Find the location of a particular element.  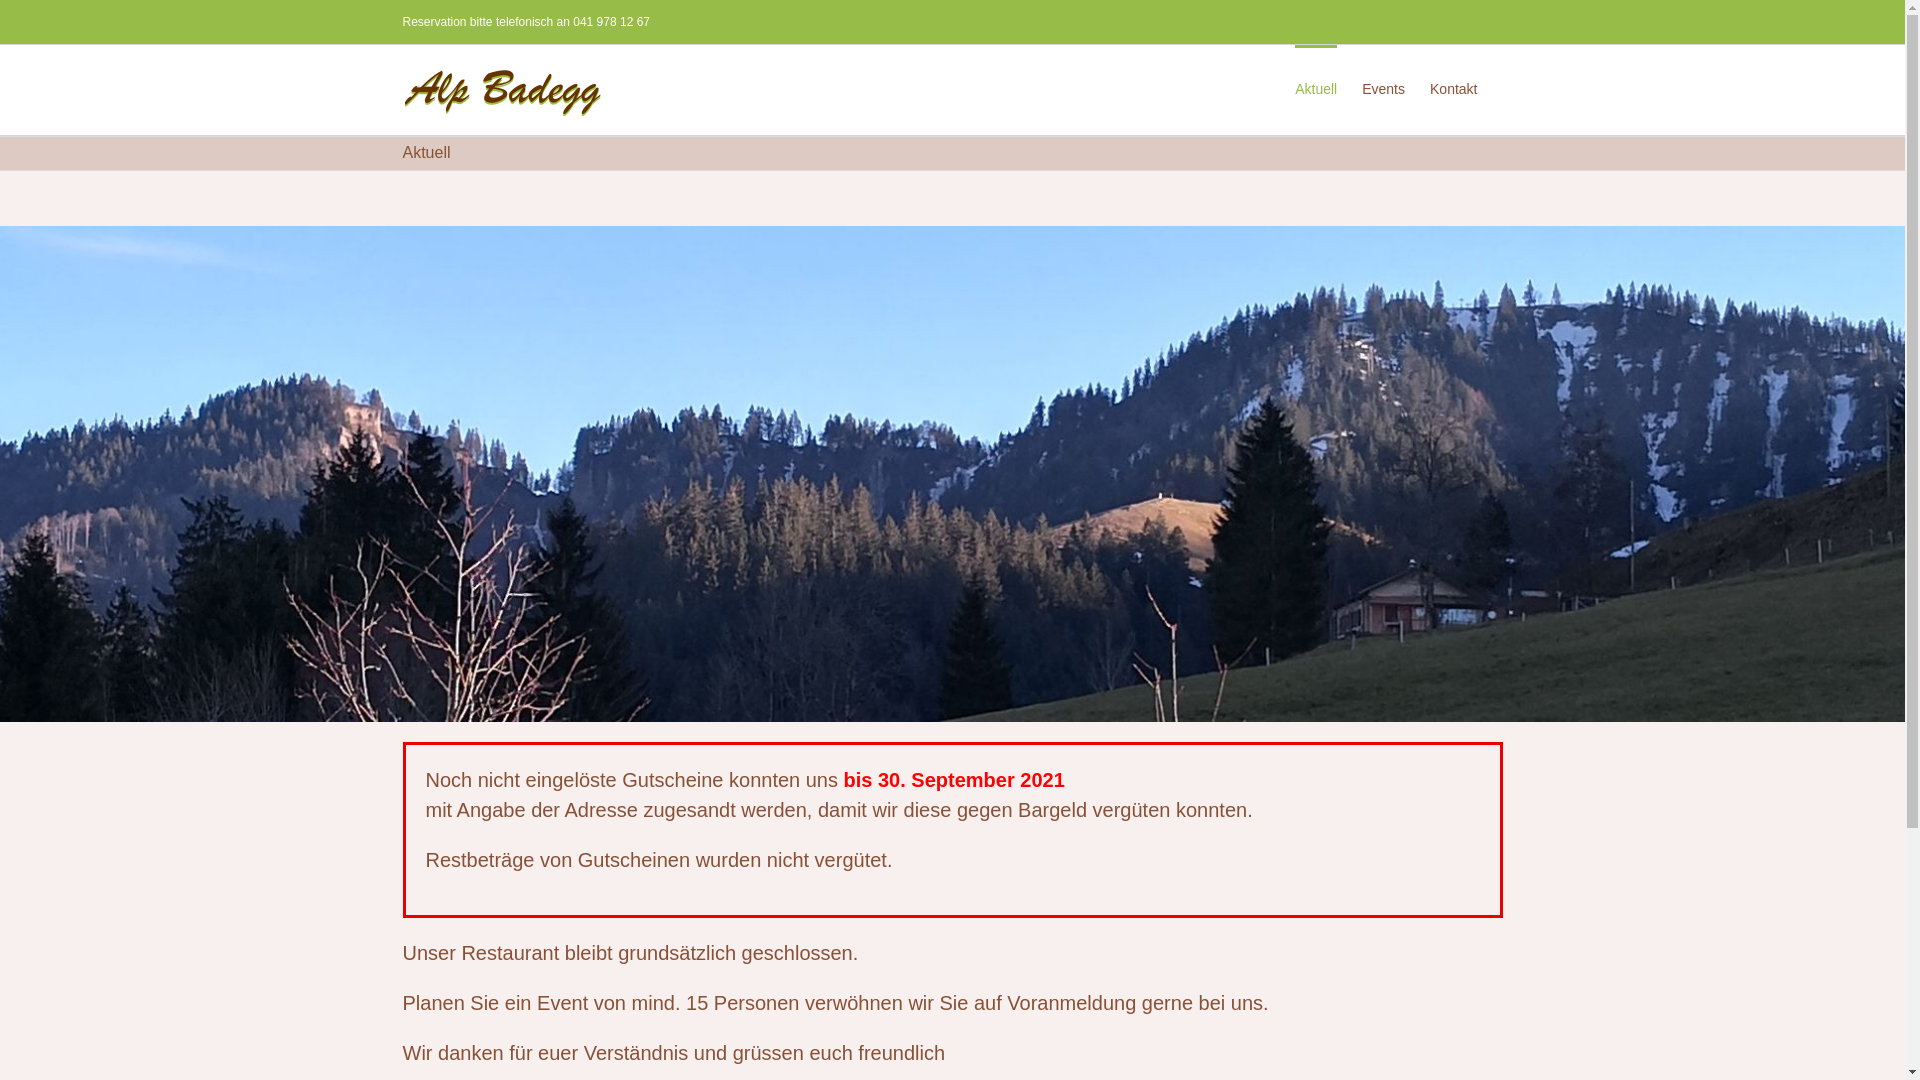

'Kontakt' is located at coordinates (1453, 86).